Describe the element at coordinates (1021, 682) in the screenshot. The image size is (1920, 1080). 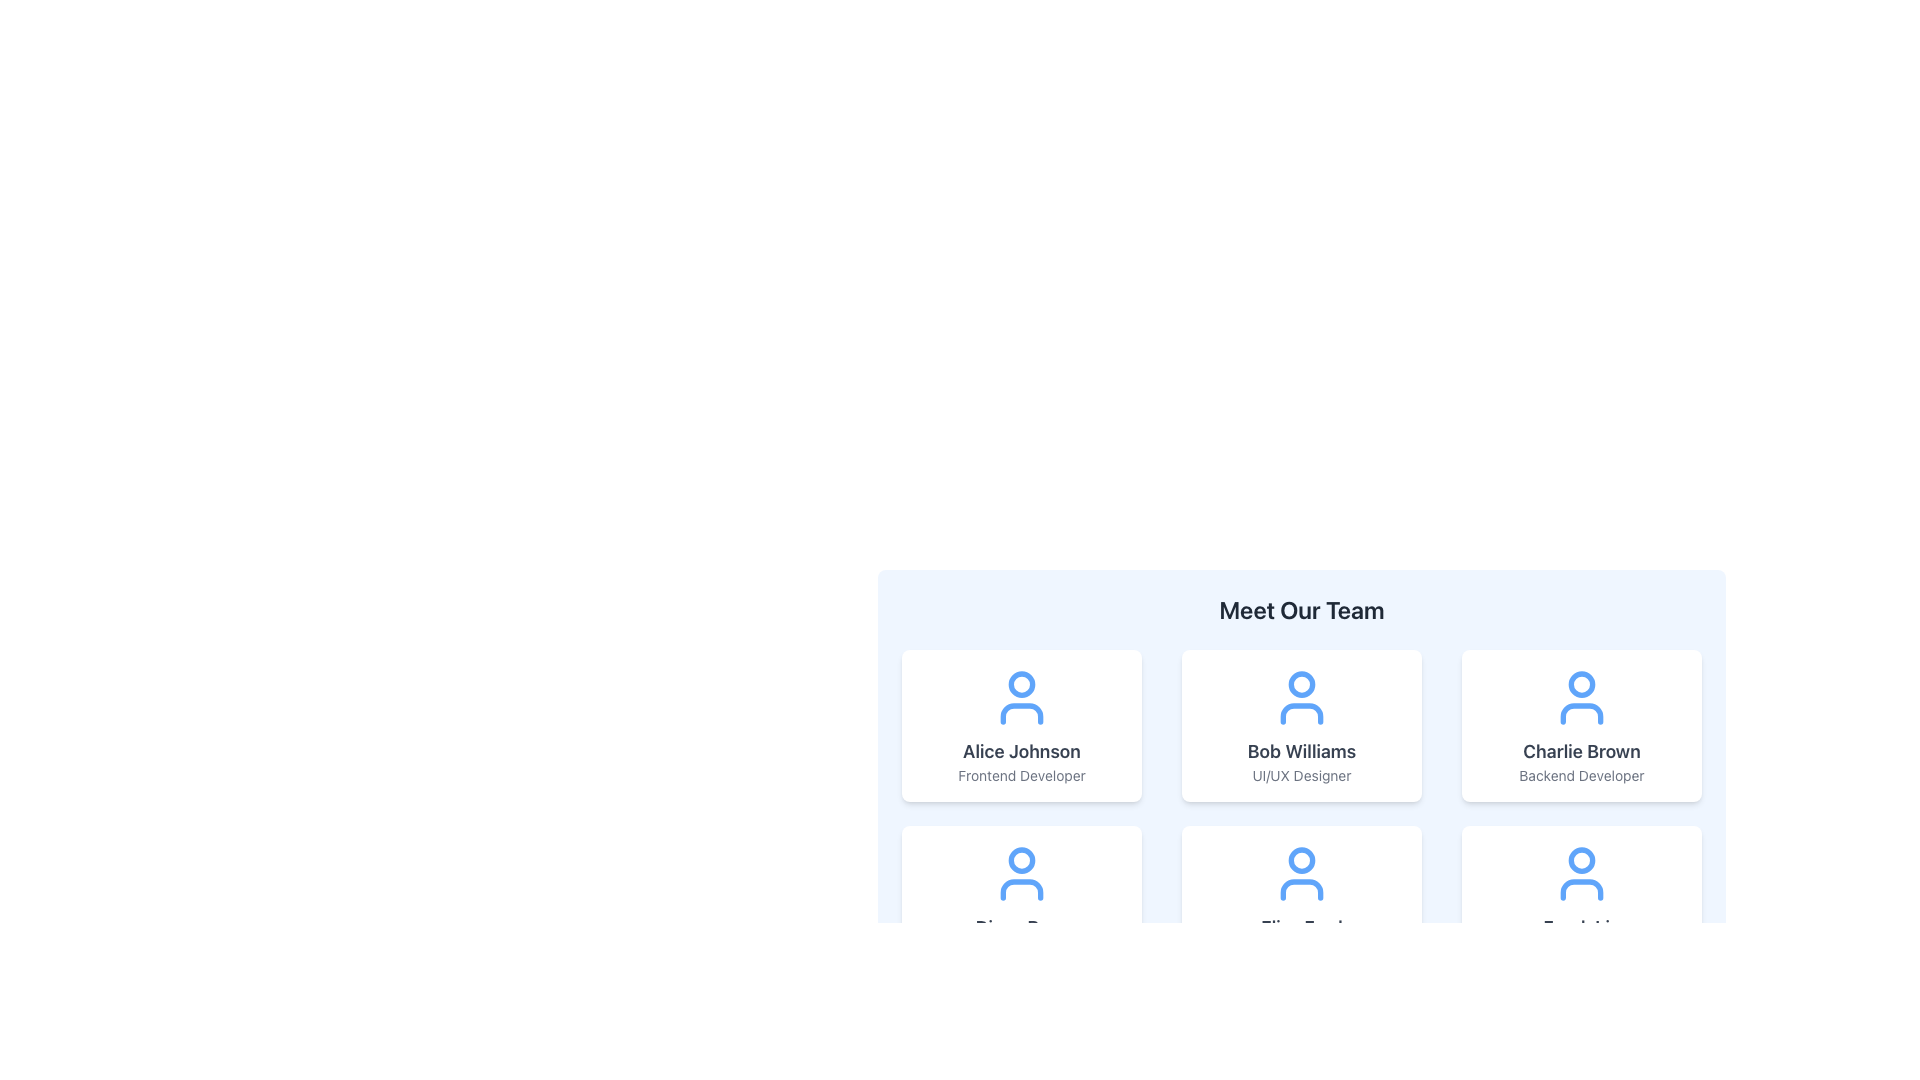
I see `the head of the avatar icon representing Alice Johnson in the top-left card under the 'Meet Our Team' section to interact with the avatar` at that location.